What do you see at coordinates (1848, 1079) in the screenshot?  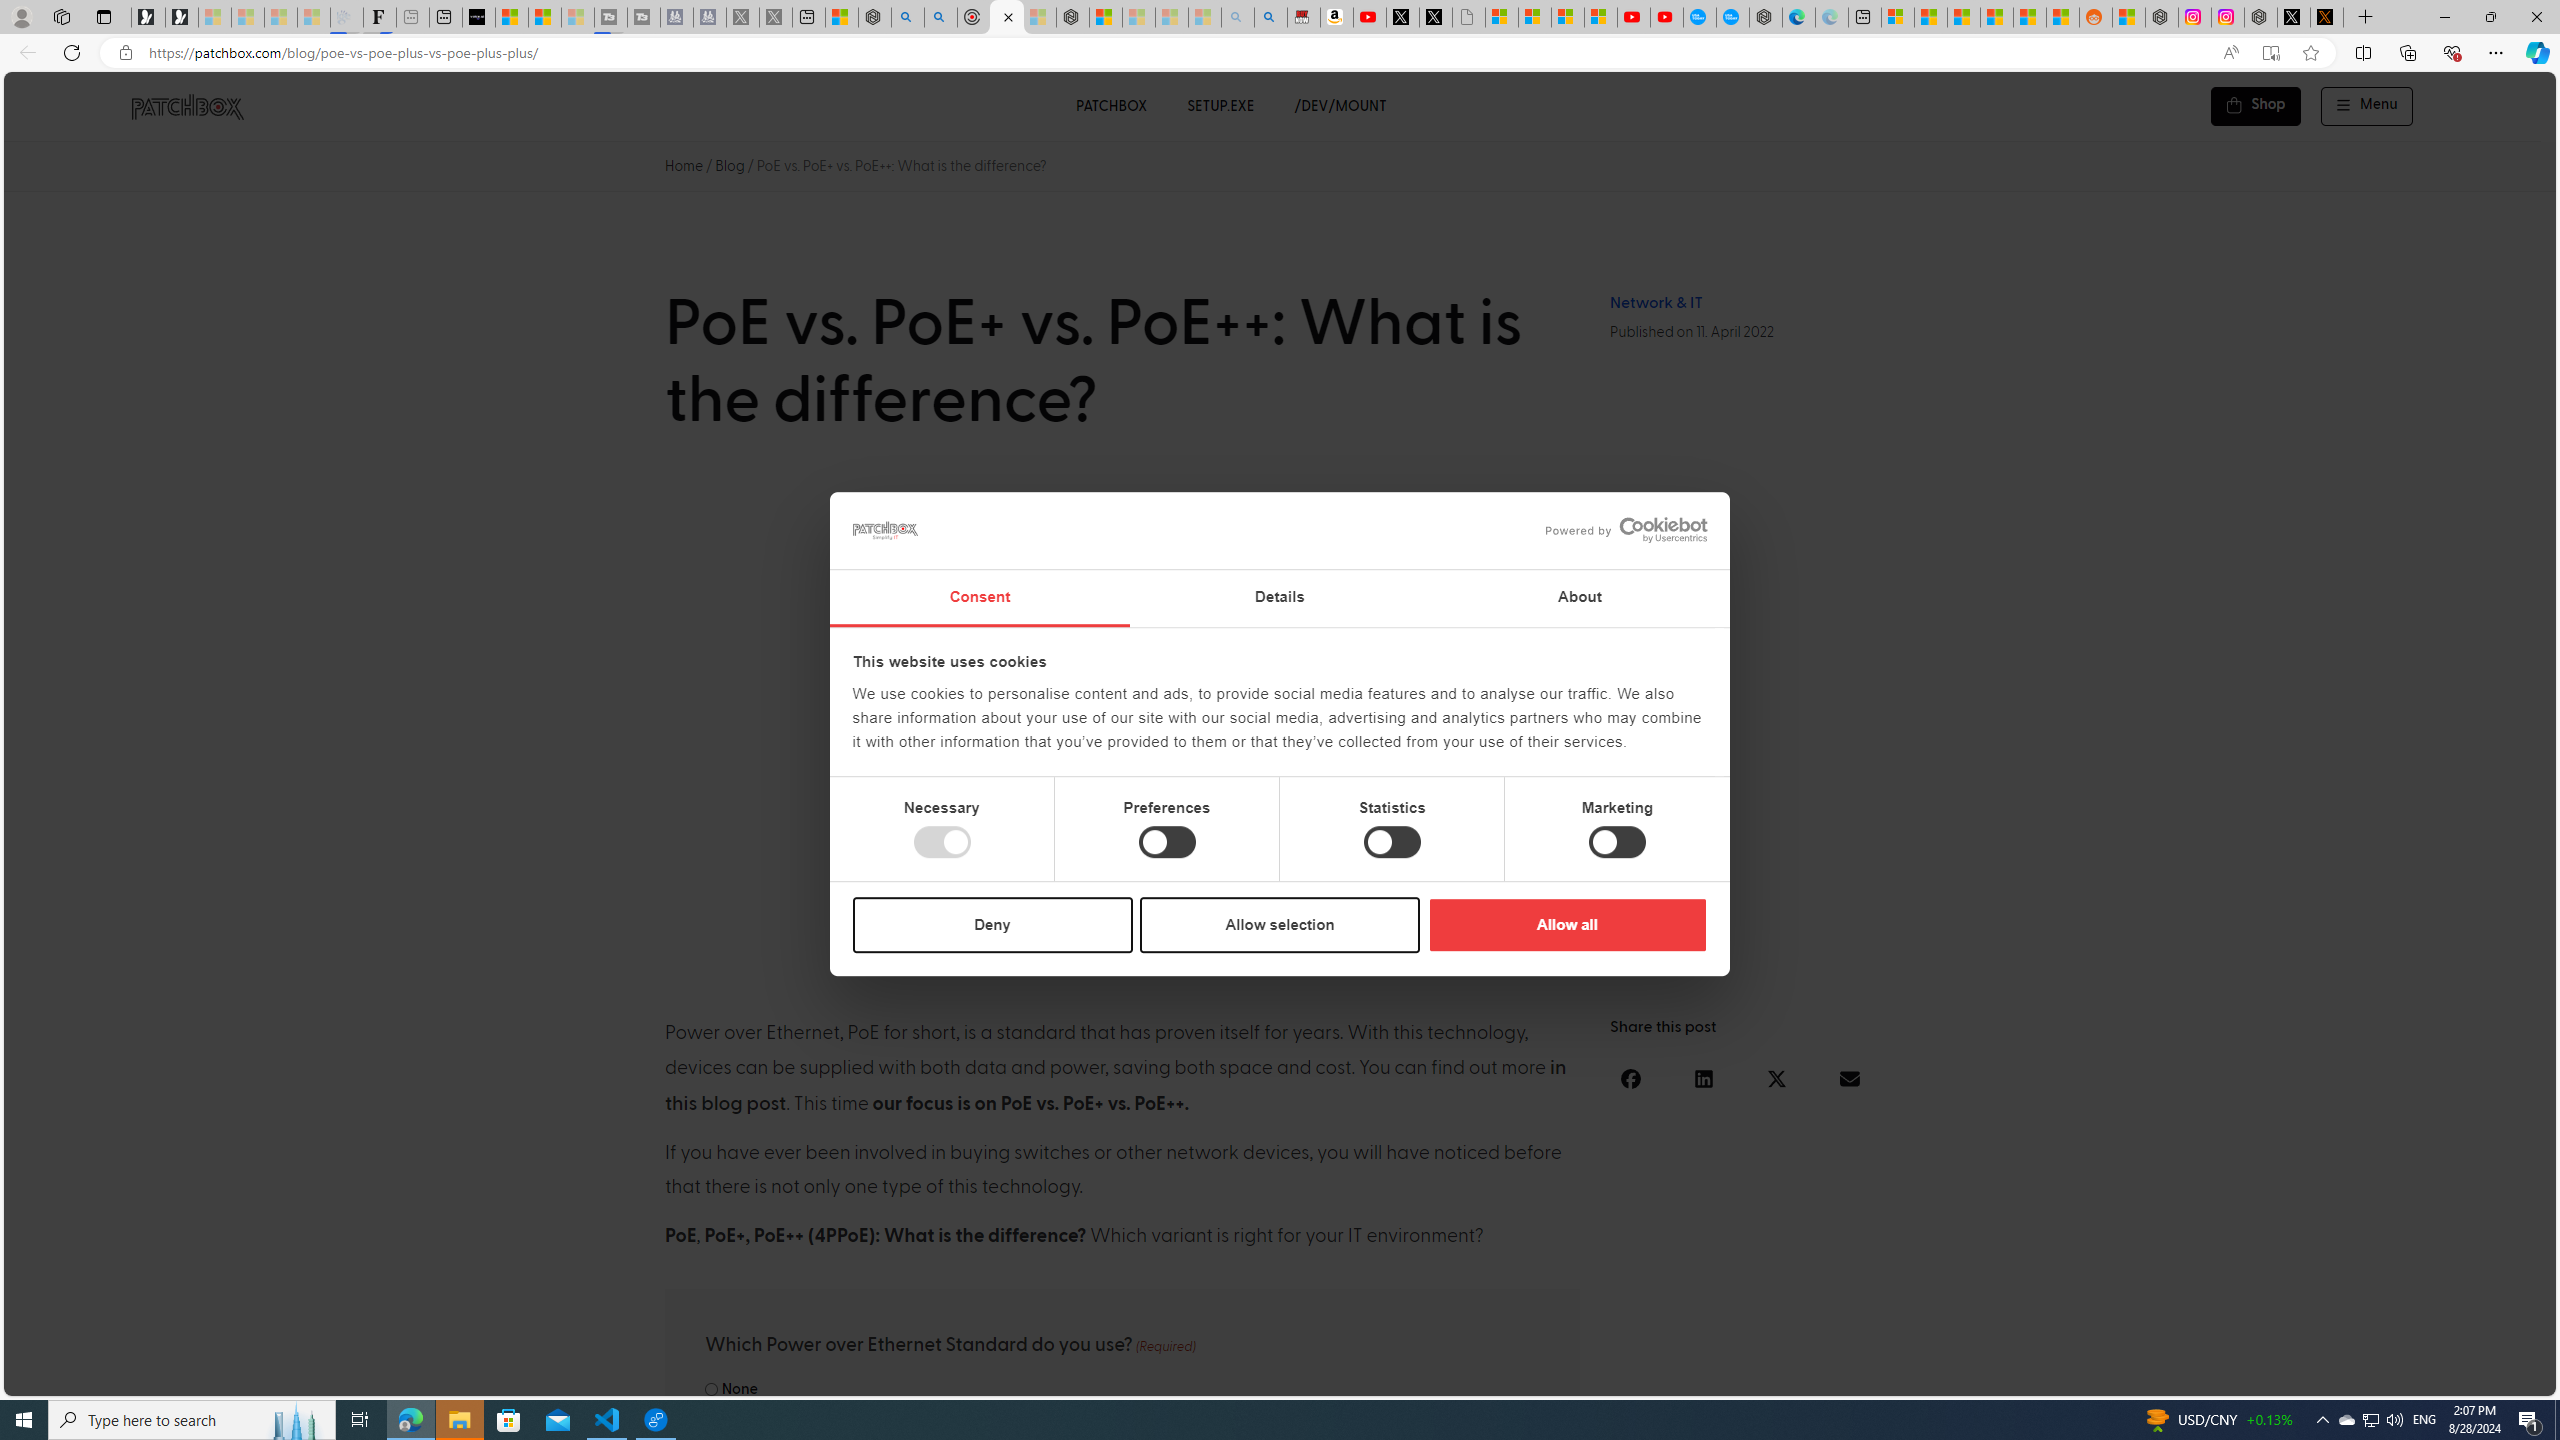 I see `'Share on email'` at bounding box center [1848, 1079].